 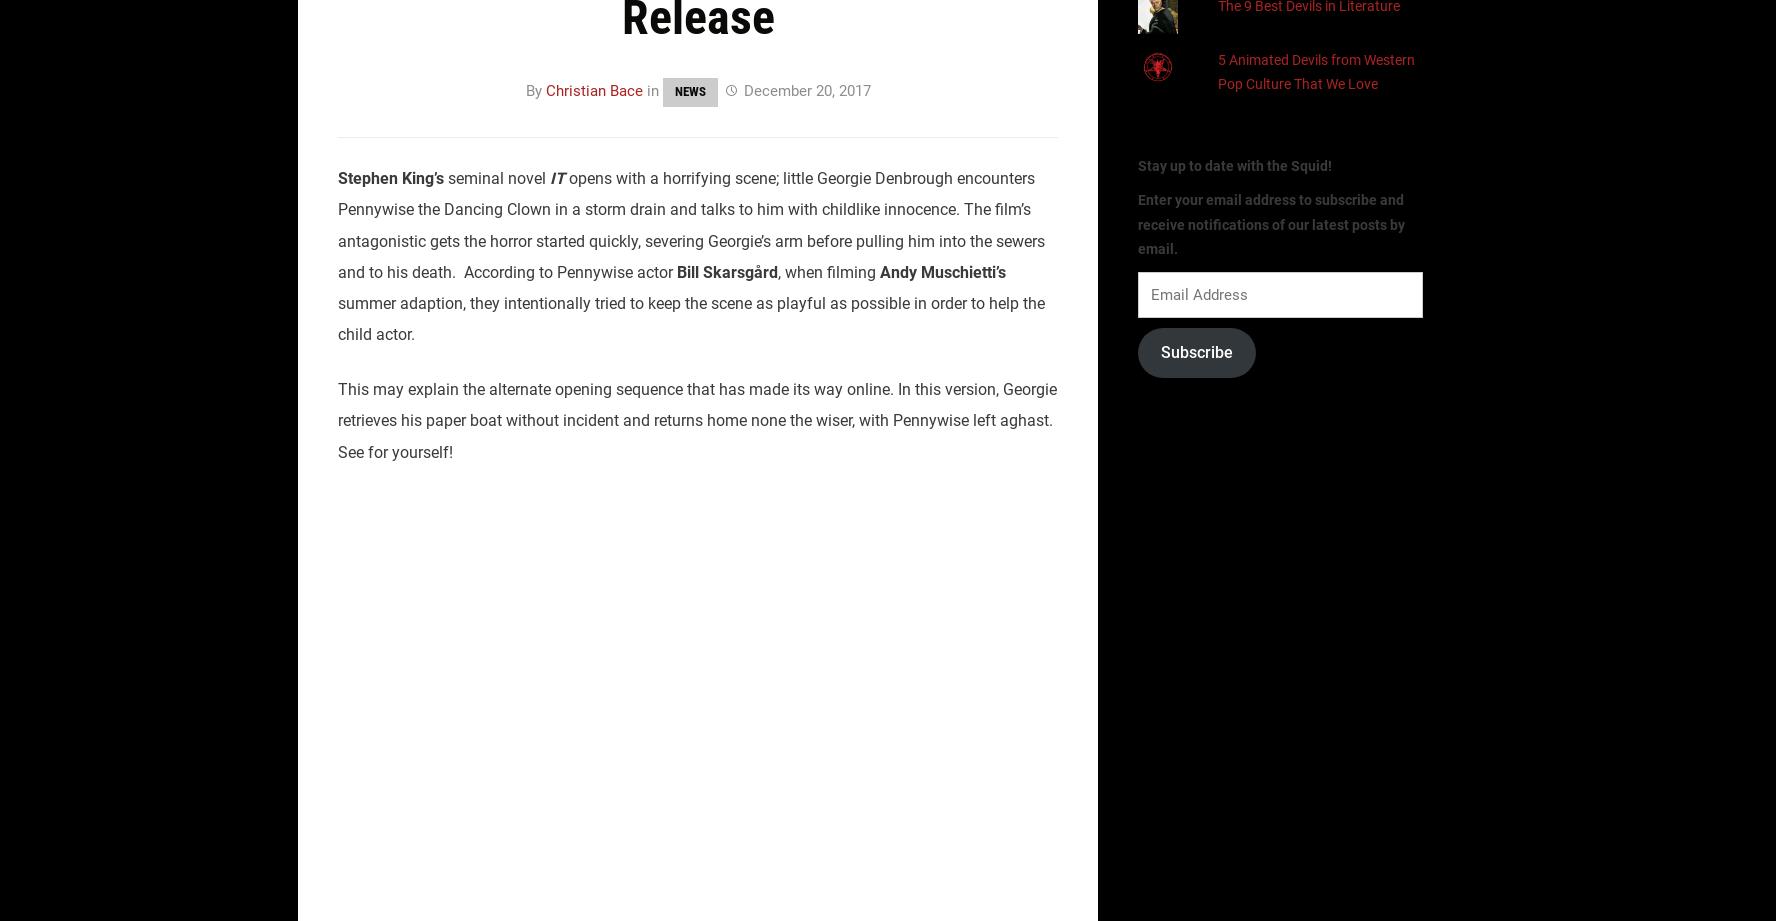 What do you see at coordinates (805, 90) in the screenshot?
I see `'December 20, 2017'` at bounding box center [805, 90].